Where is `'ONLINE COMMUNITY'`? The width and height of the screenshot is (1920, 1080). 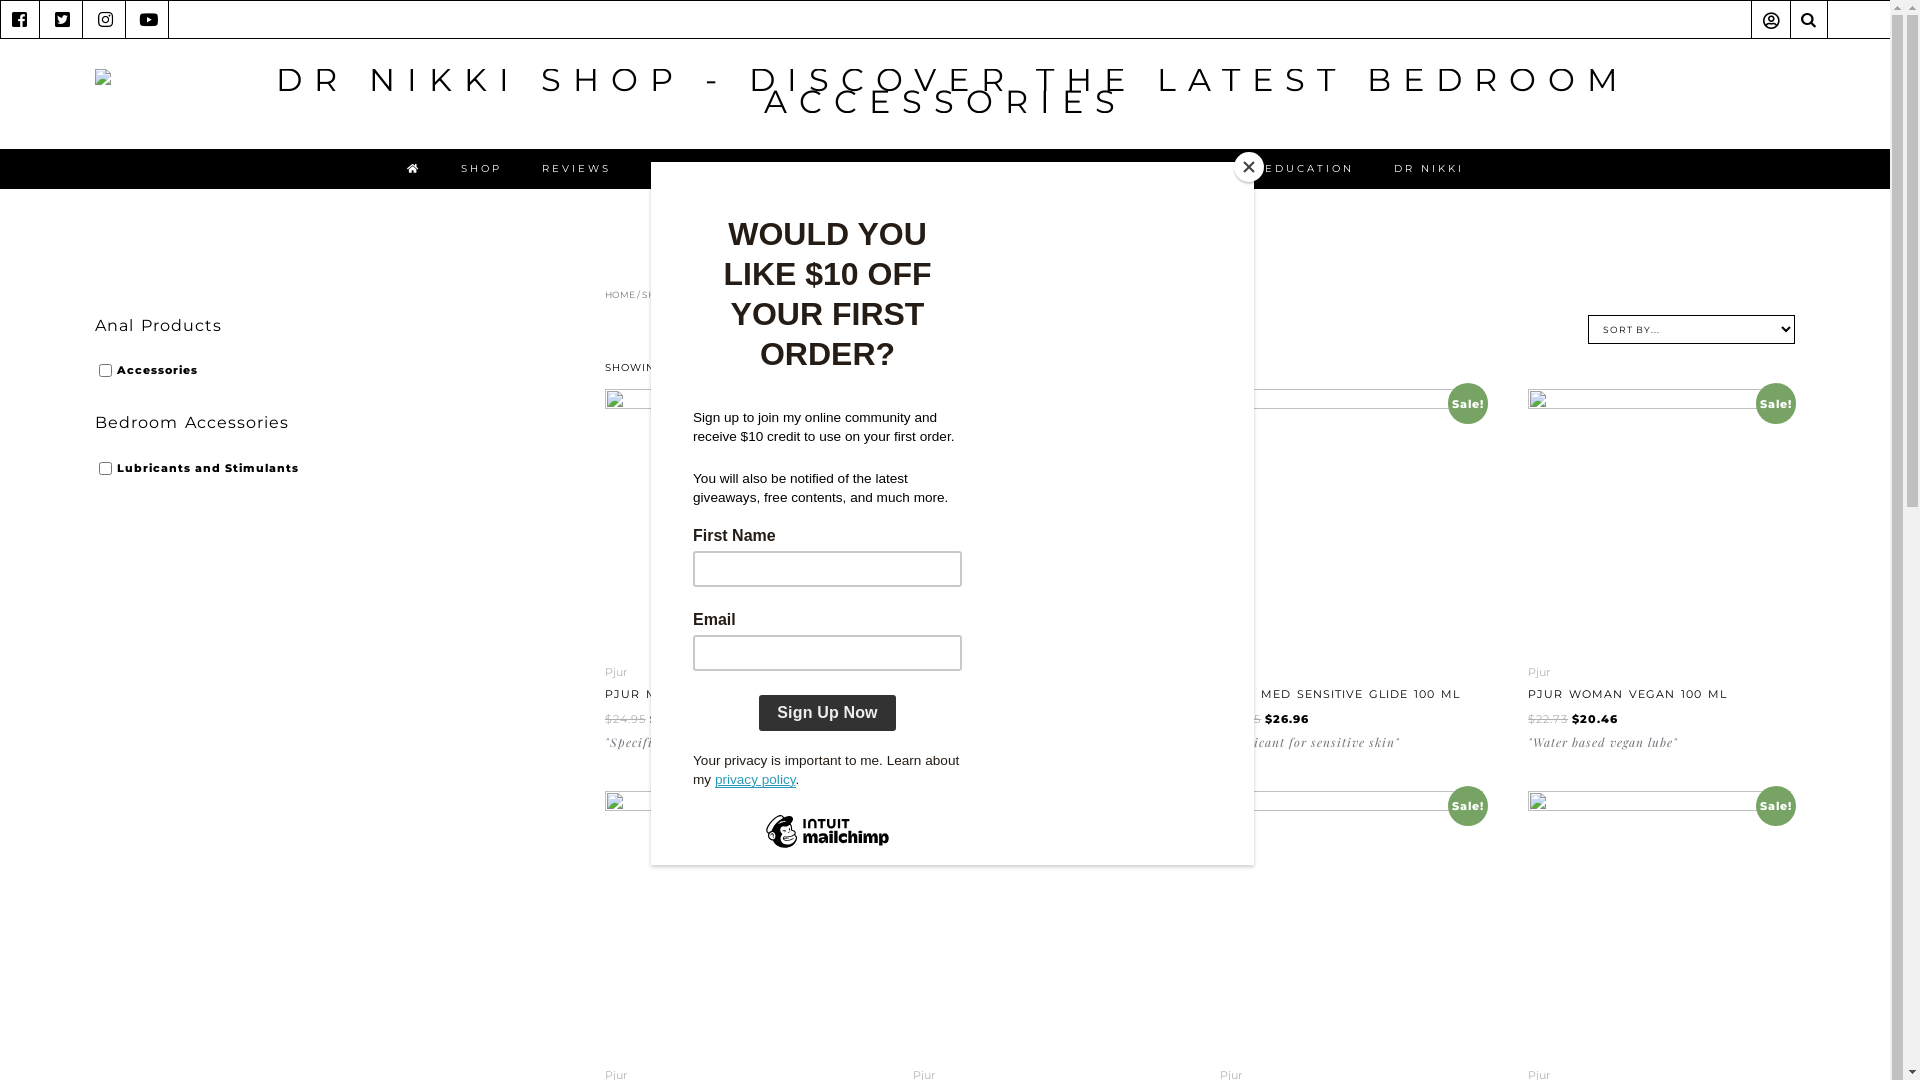
'ONLINE COMMUNITY' is located at coordinates (1056, 157).